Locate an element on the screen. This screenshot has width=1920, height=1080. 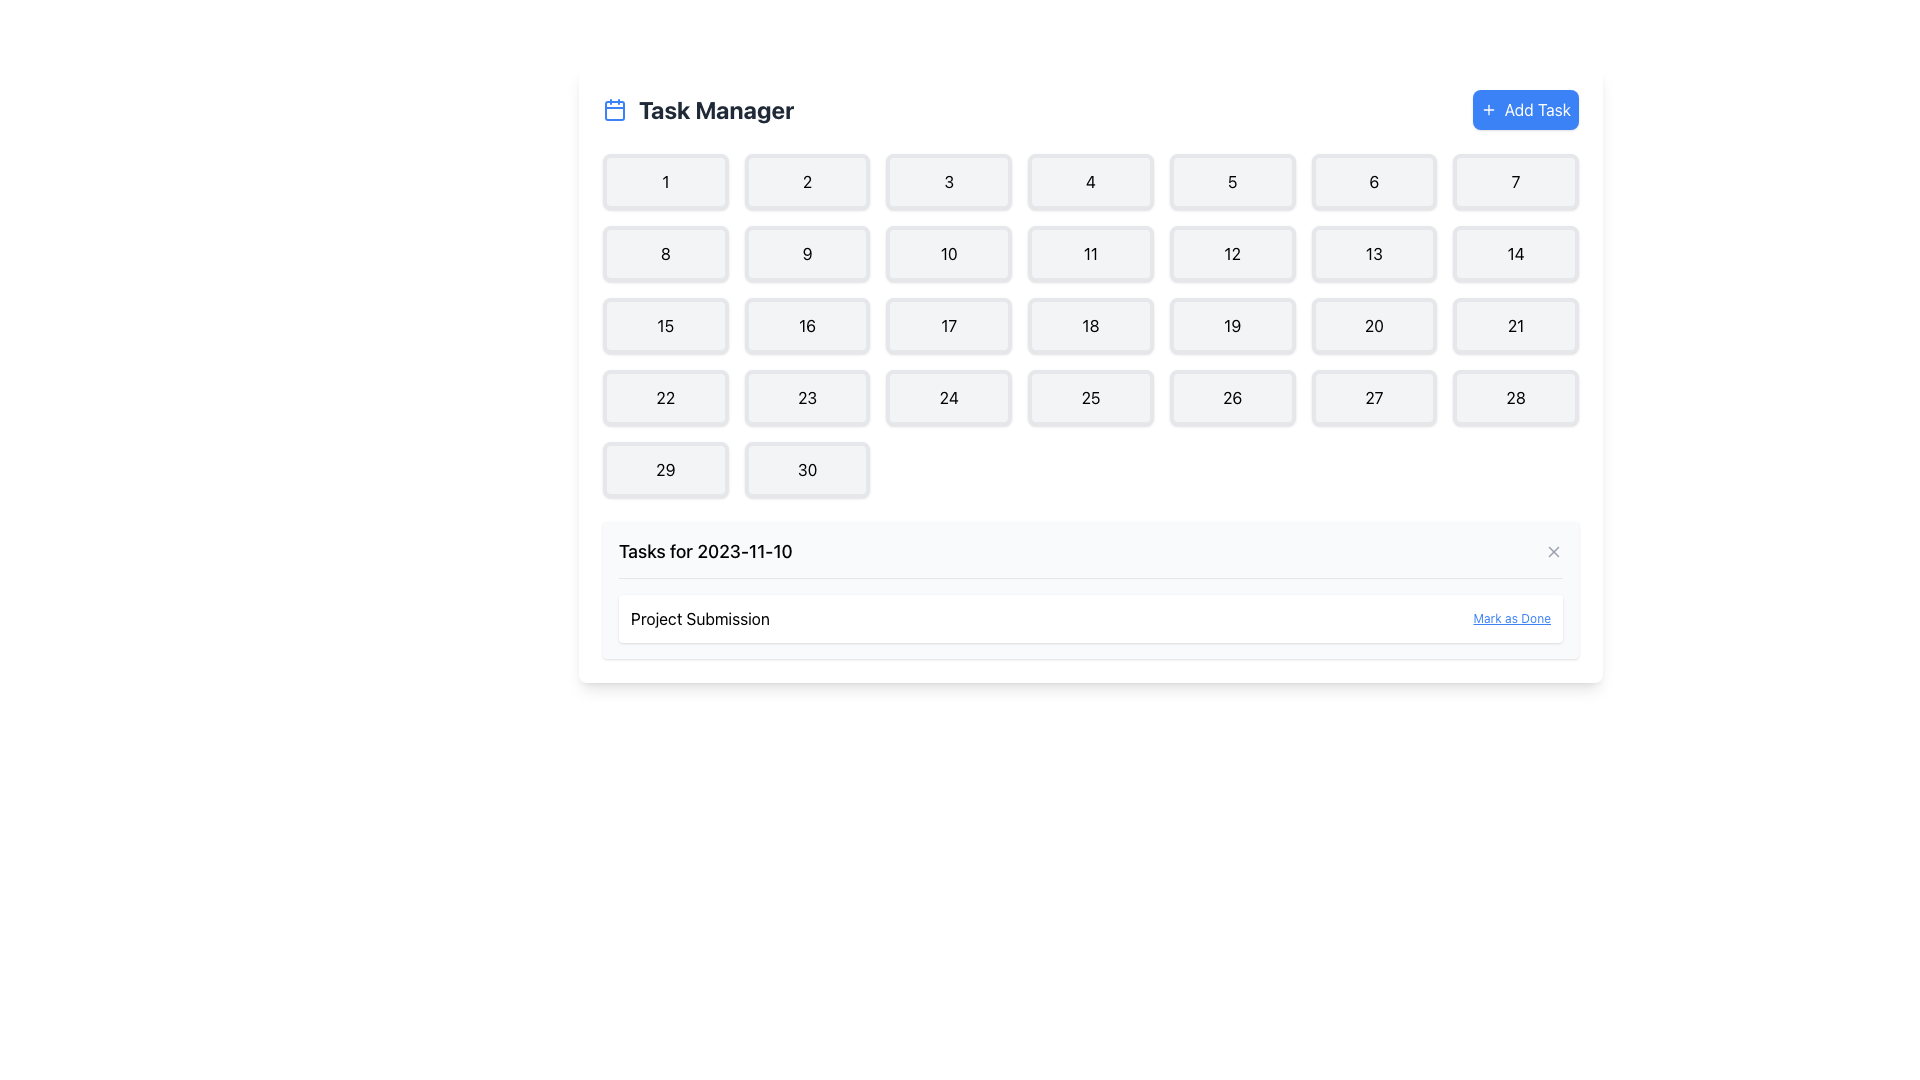
the button located in the top-right corner of the 'Task Manager' section is located at coordinates (1524, 110).